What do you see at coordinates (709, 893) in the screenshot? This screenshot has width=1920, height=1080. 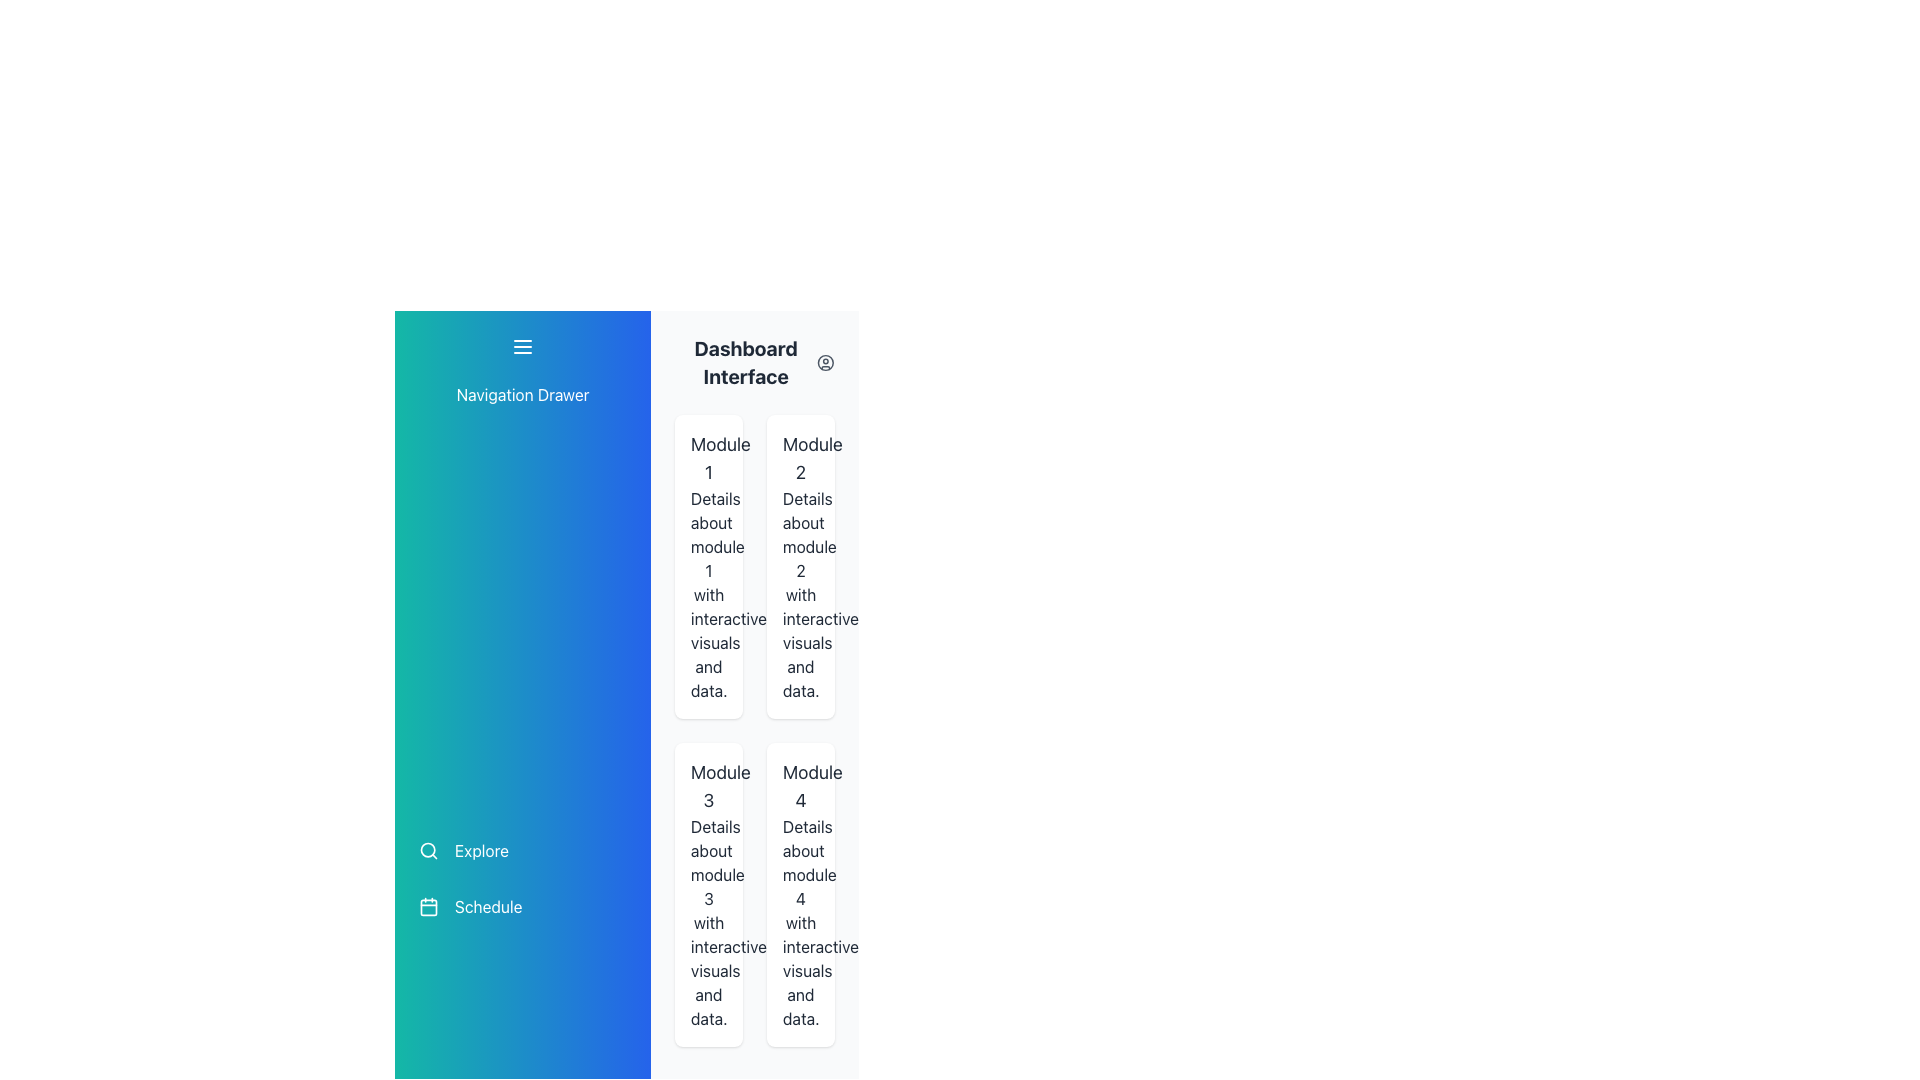 I see `the Information card for Module 3` at bounding box center [709, 893].